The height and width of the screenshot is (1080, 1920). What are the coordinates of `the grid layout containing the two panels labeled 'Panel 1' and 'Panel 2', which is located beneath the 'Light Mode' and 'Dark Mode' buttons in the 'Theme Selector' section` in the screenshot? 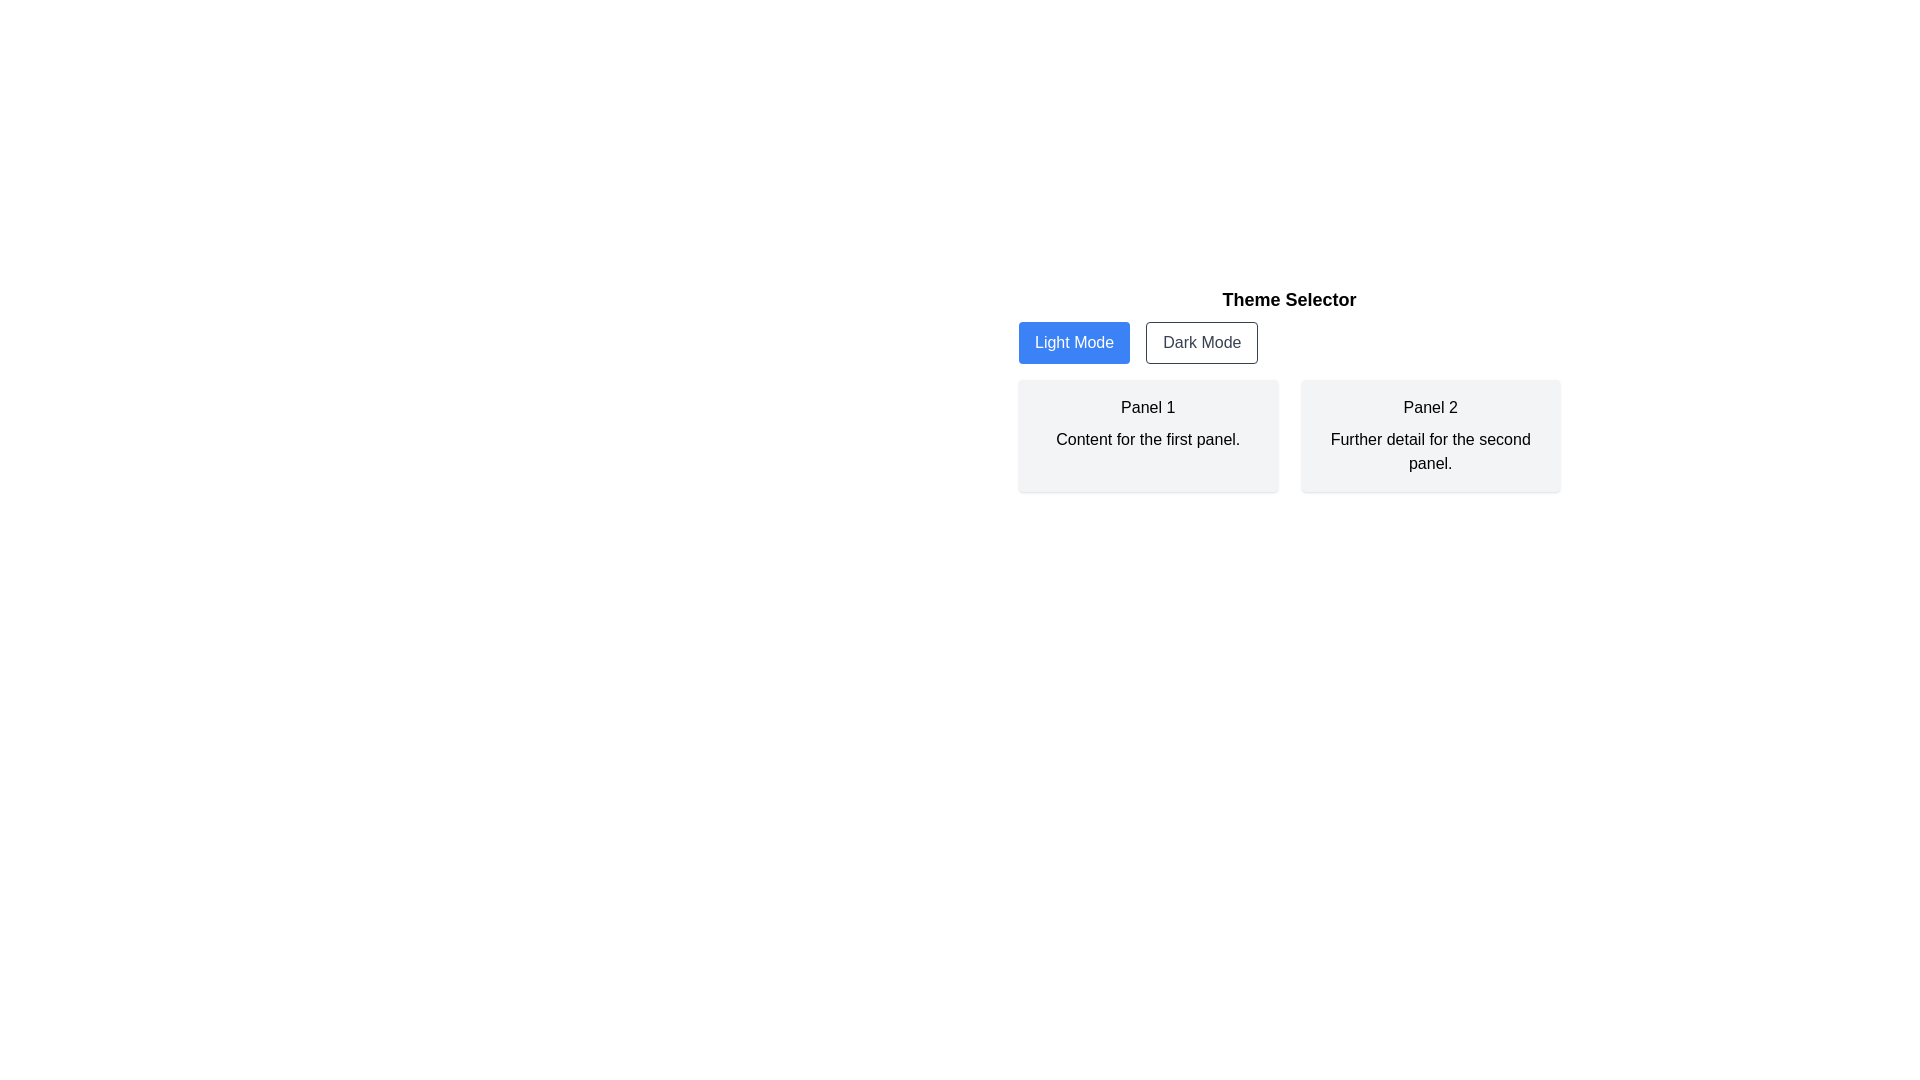 It's located at (1289, 434).